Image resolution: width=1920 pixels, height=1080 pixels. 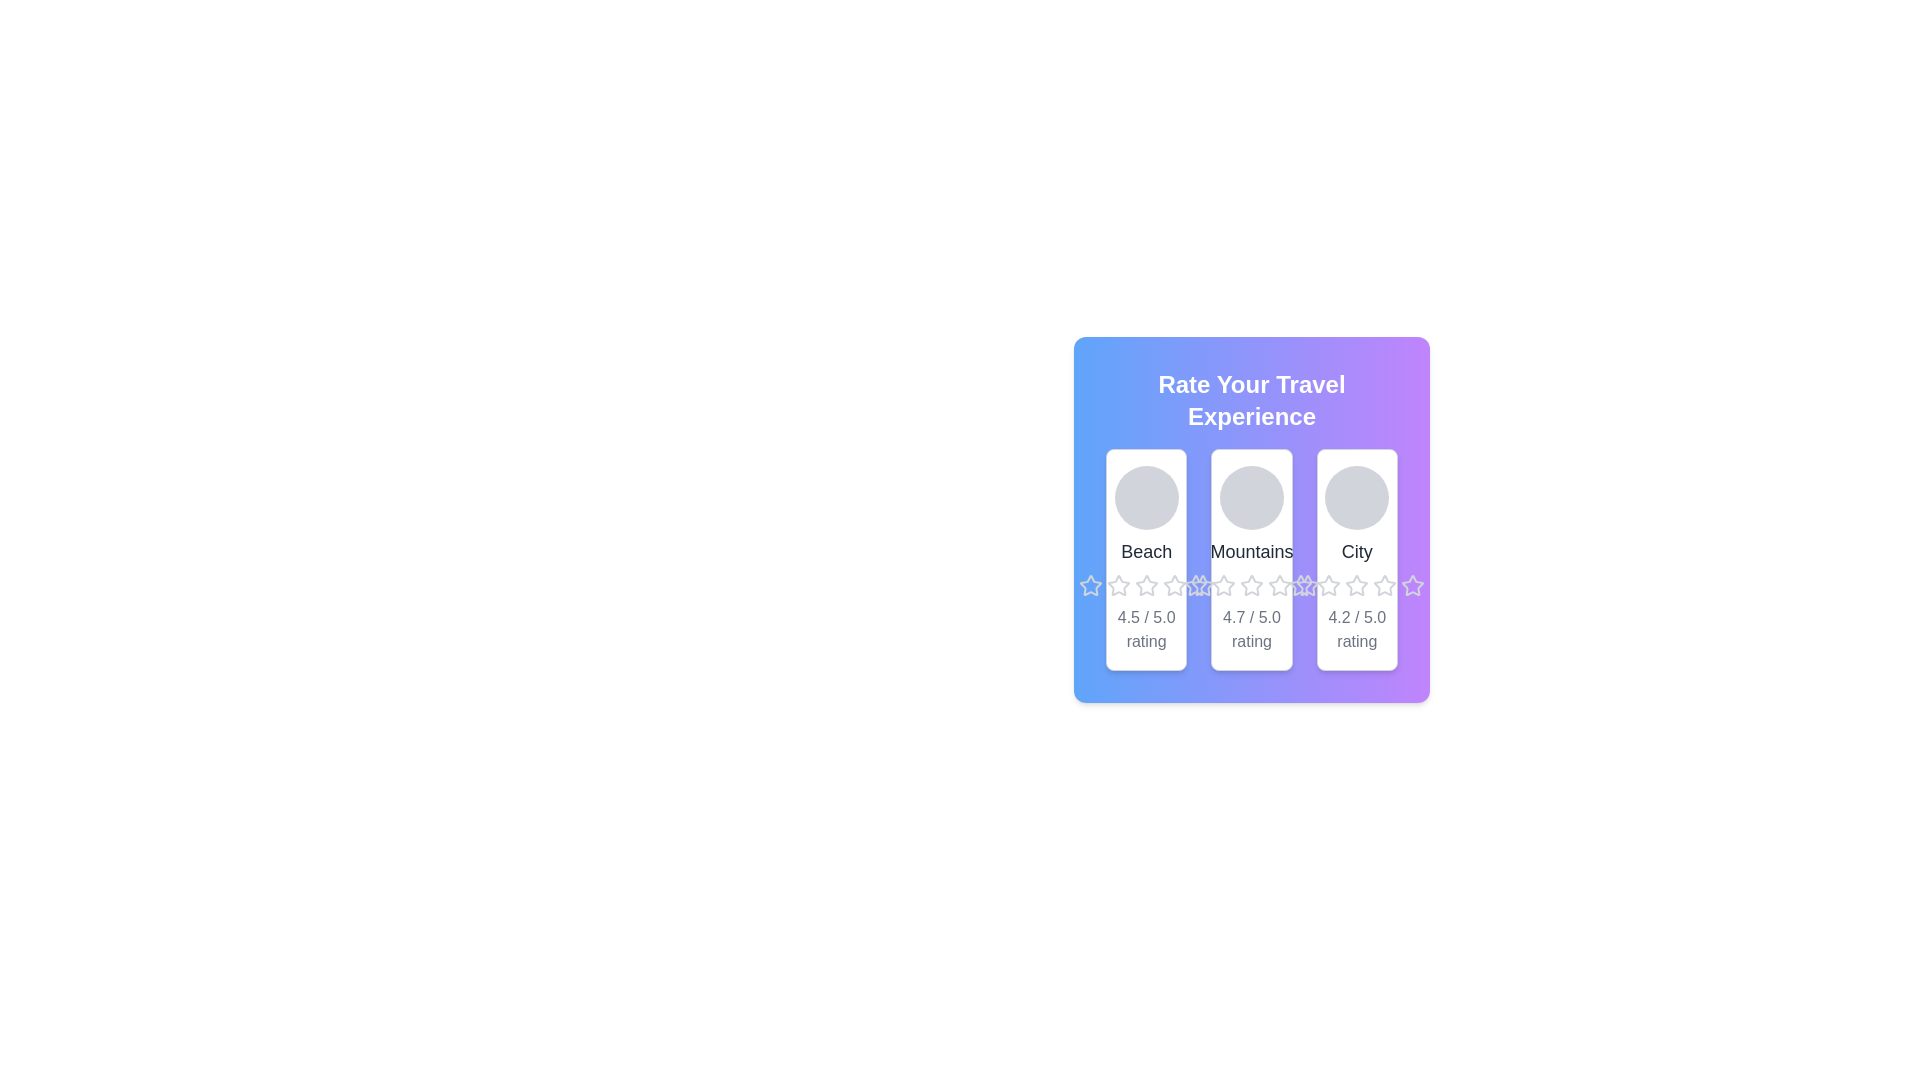 What do you see at coordinates (1357, 496) in the screenshot?
I see `the circular avatar placeholder located at the top-center of the 'City' card, which has a smooth gray fill and a diameter of 16 units` at bounding box center [1357, 496].